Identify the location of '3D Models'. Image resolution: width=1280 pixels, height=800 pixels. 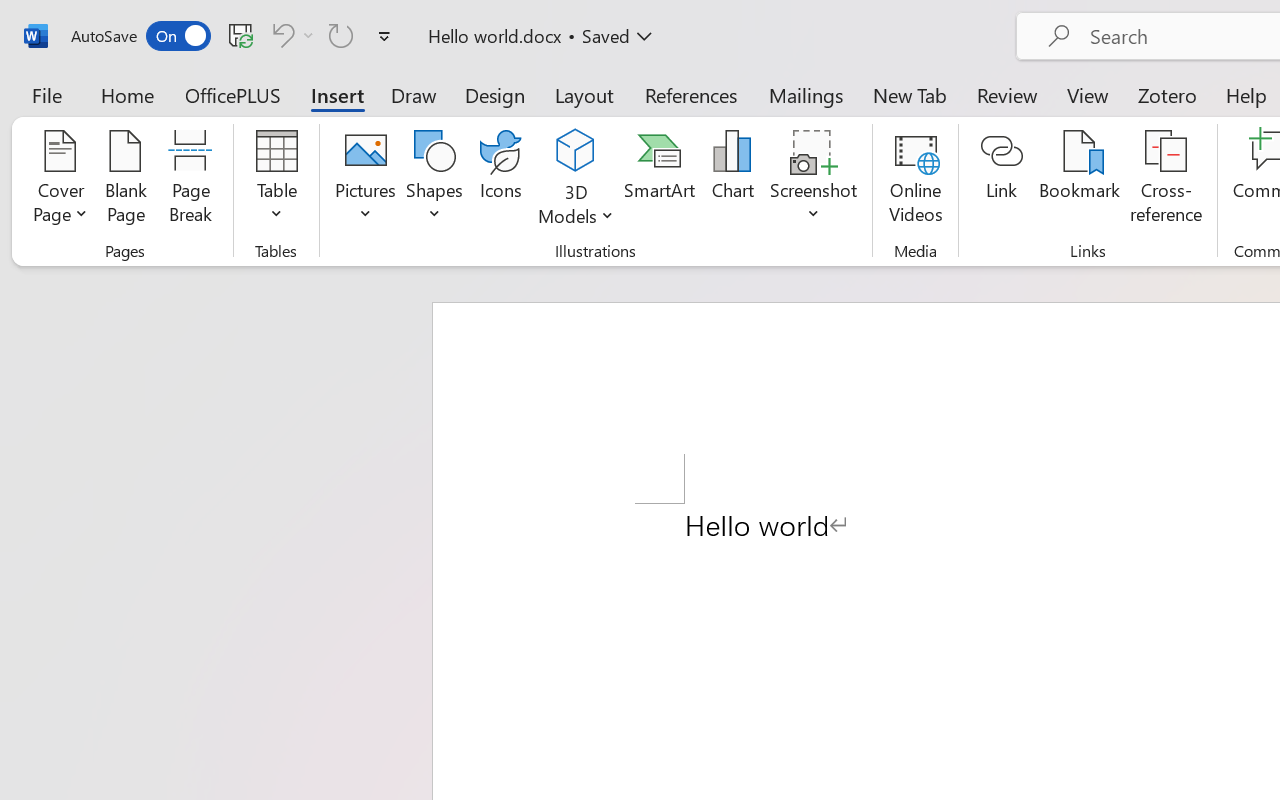
(575, 151).